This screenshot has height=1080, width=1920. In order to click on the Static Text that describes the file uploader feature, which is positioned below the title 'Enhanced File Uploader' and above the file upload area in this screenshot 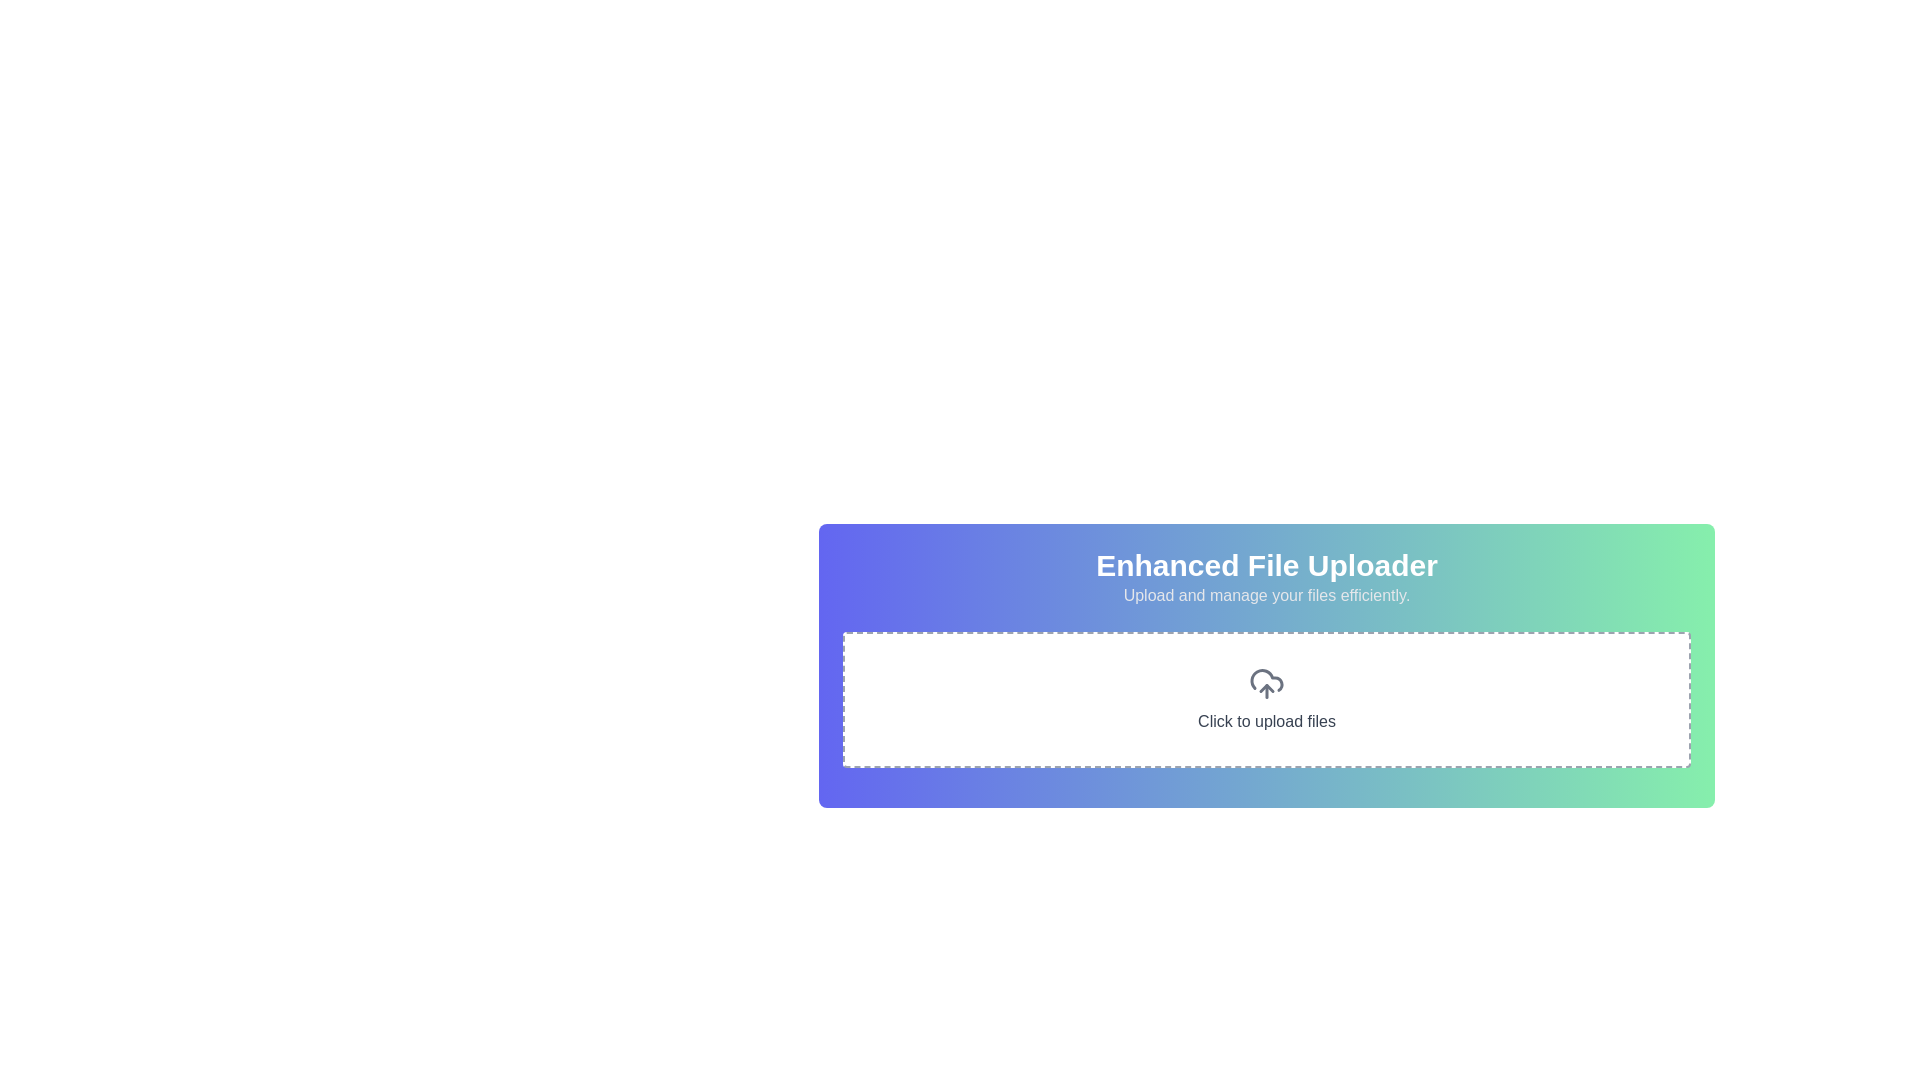, I will do `click(1266, 595)`.